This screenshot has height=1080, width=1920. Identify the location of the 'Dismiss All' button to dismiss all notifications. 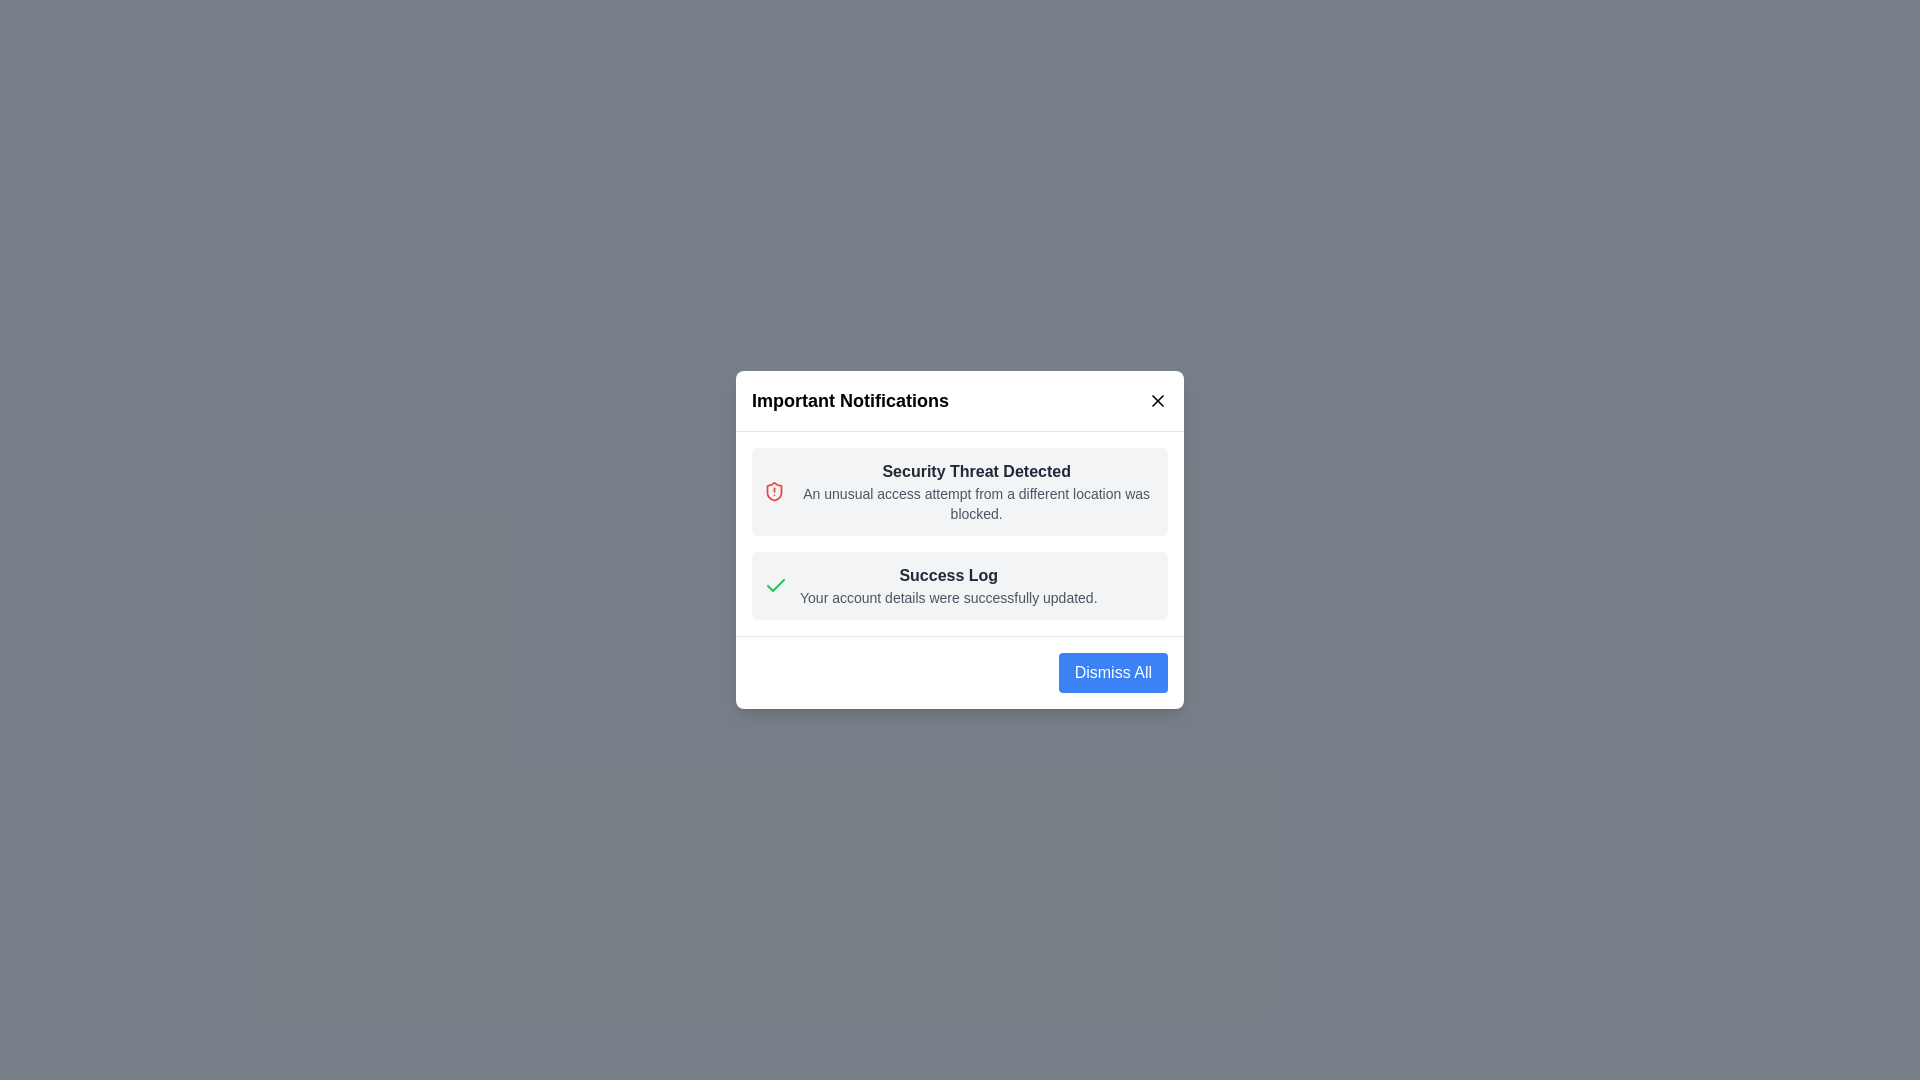
(1112, 672).